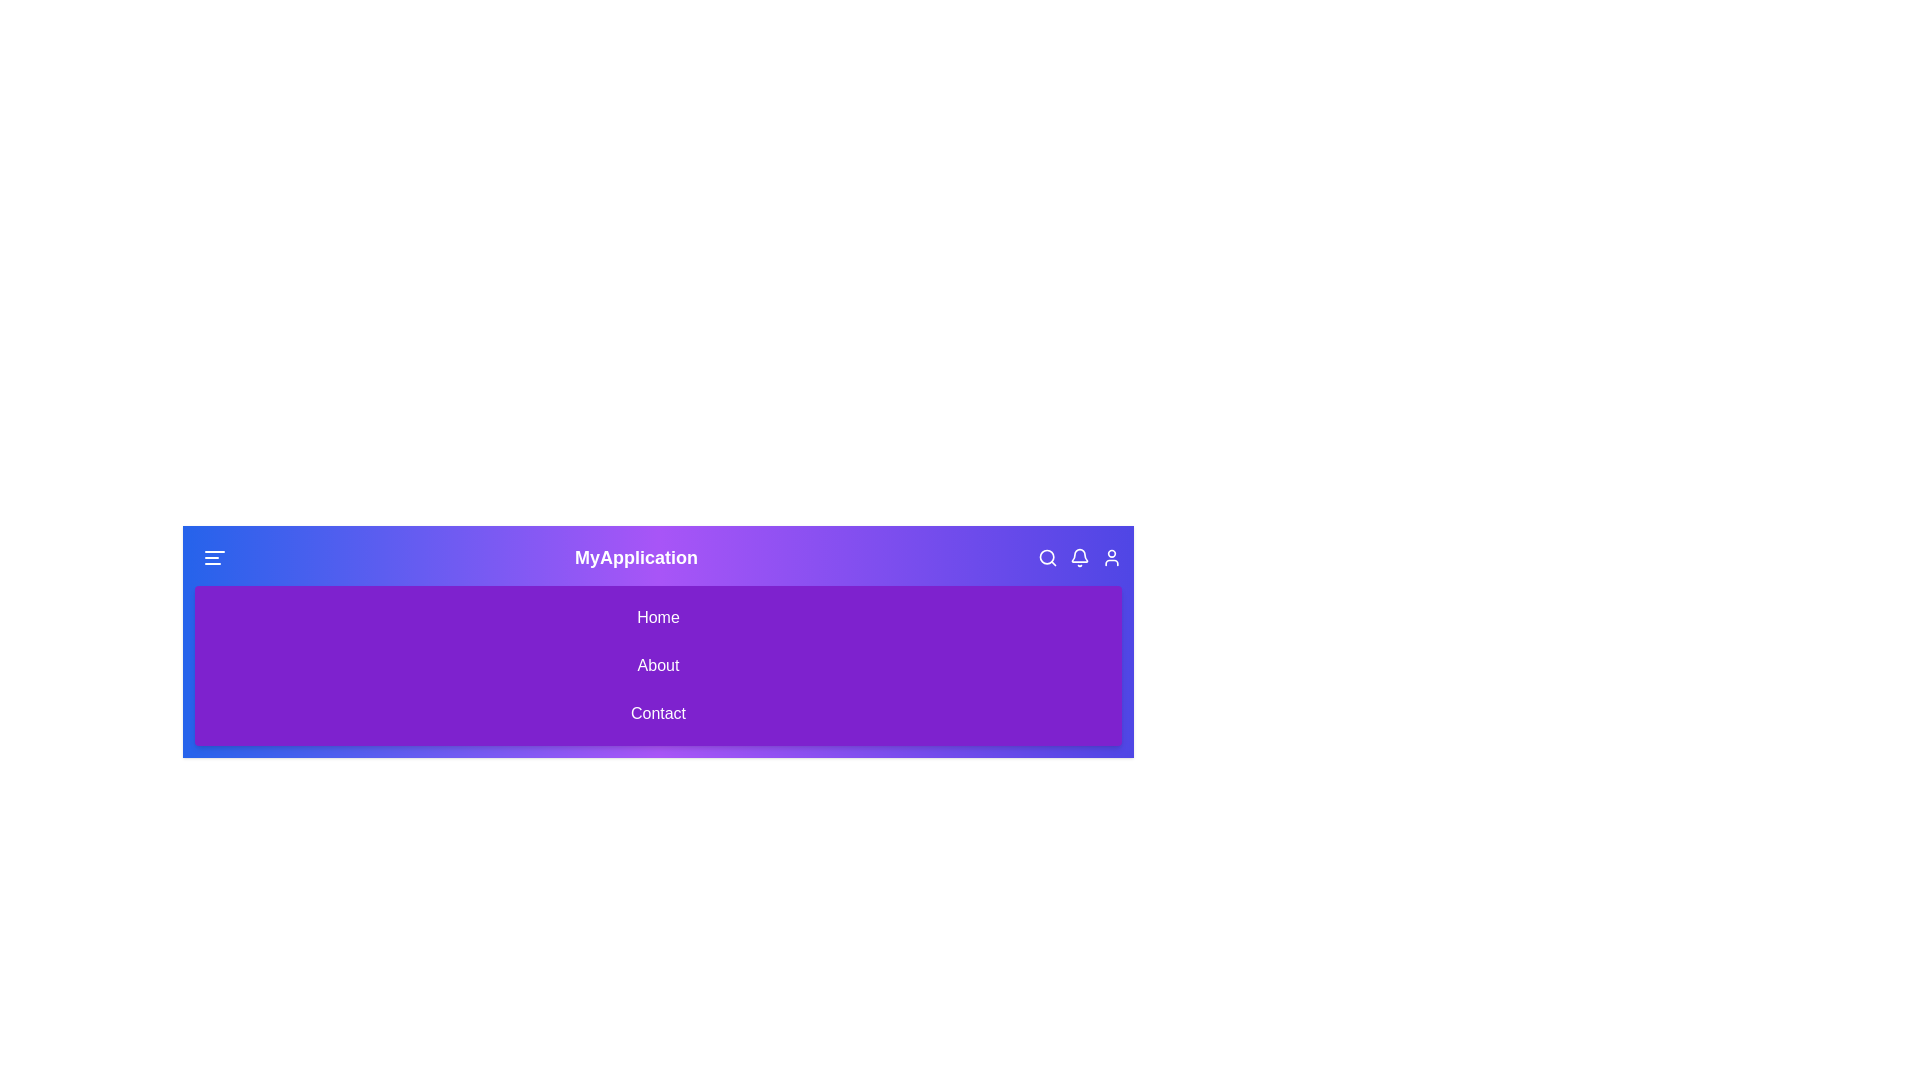  I want to click on the 'Home' menu item to navigate to the 'Home' section, so click(658, 616).